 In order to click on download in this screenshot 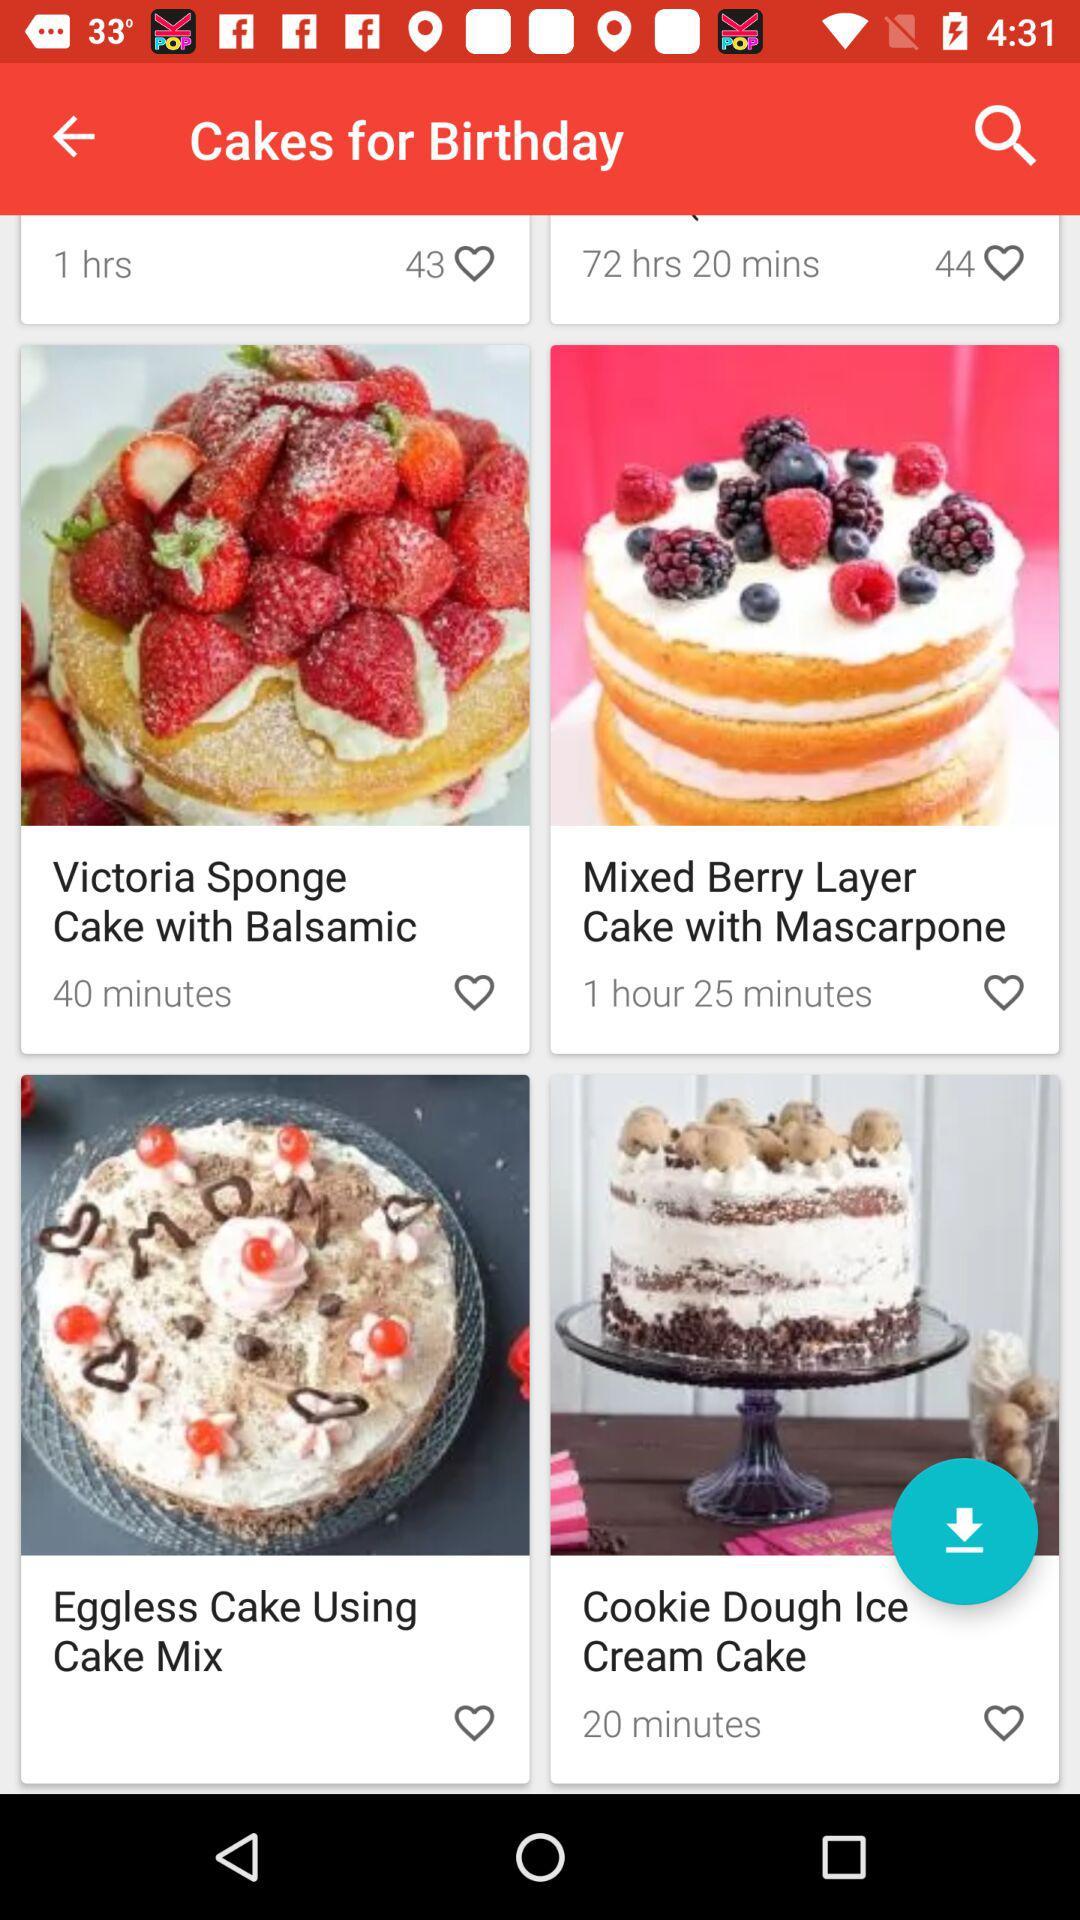, I will do `click(963, 1530)`.